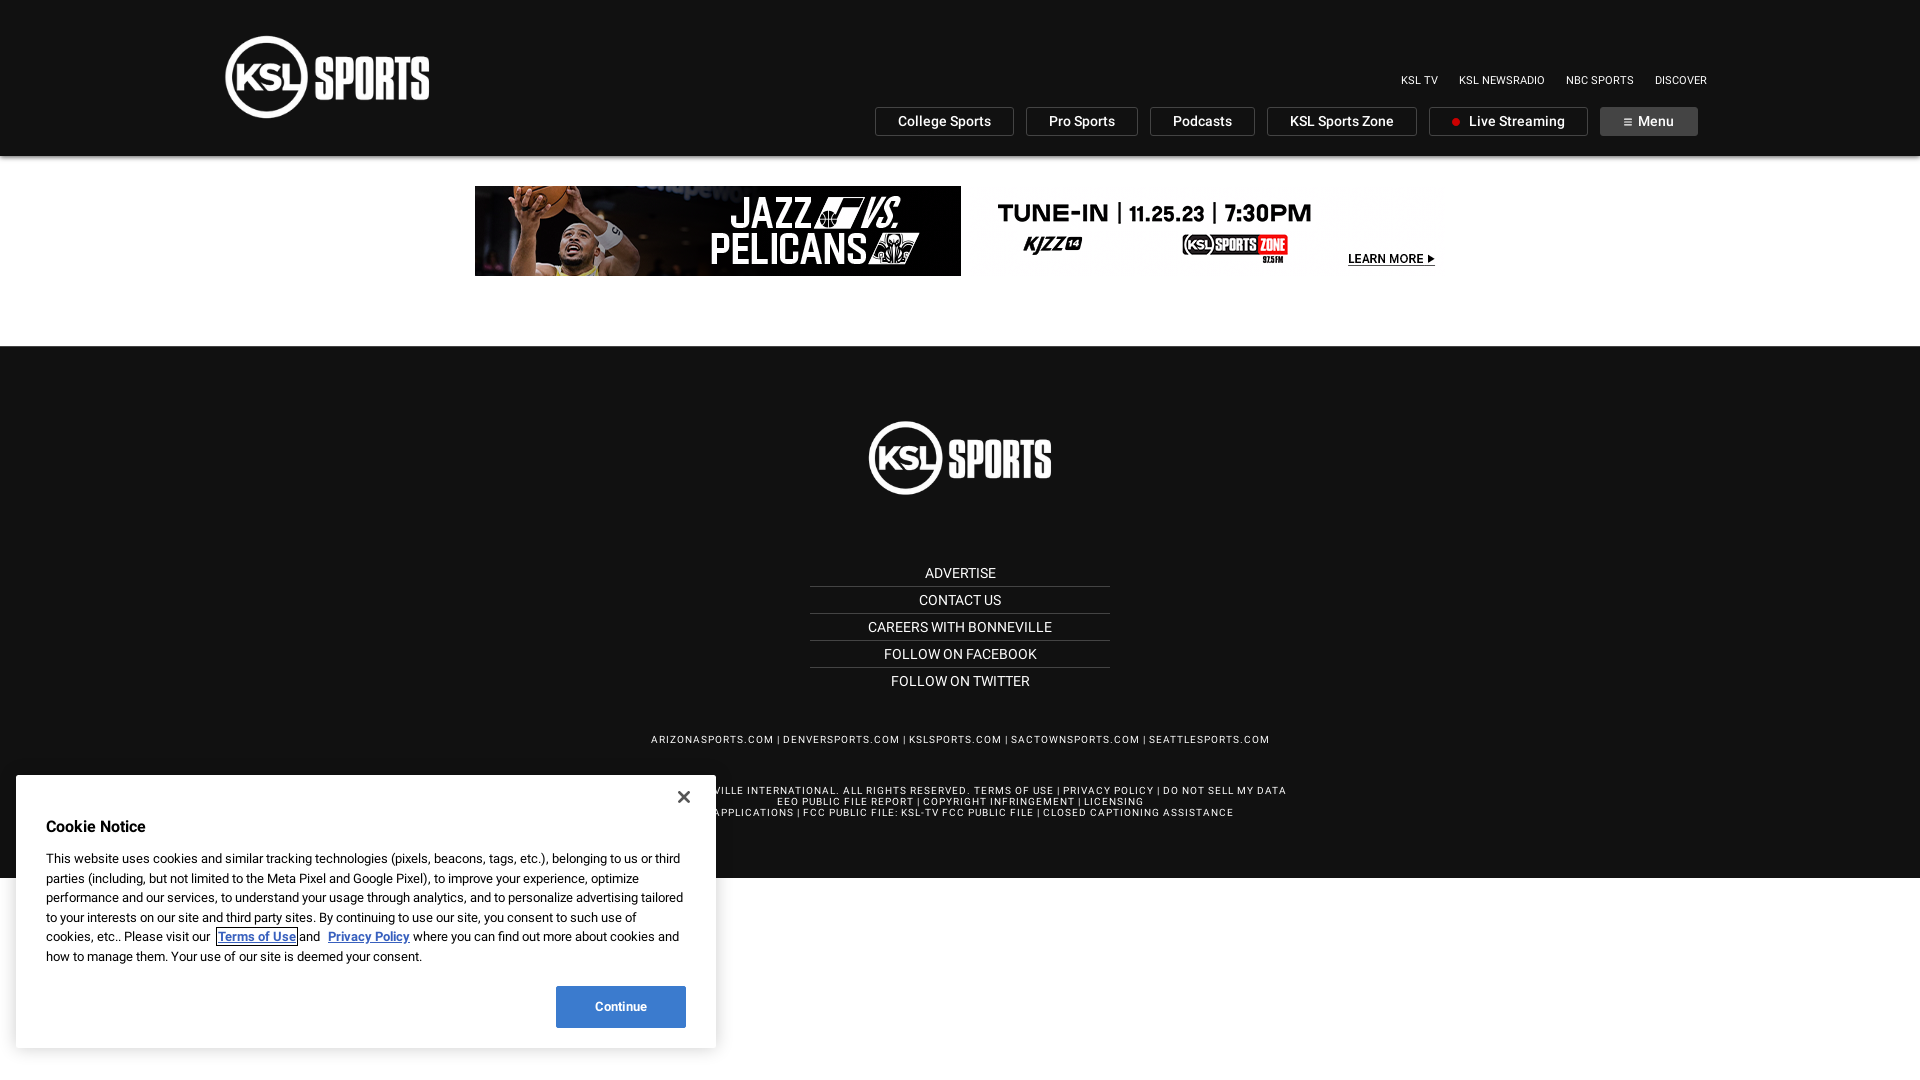  I want to click on 'KSL Sports Zone', so click(1266, 121).